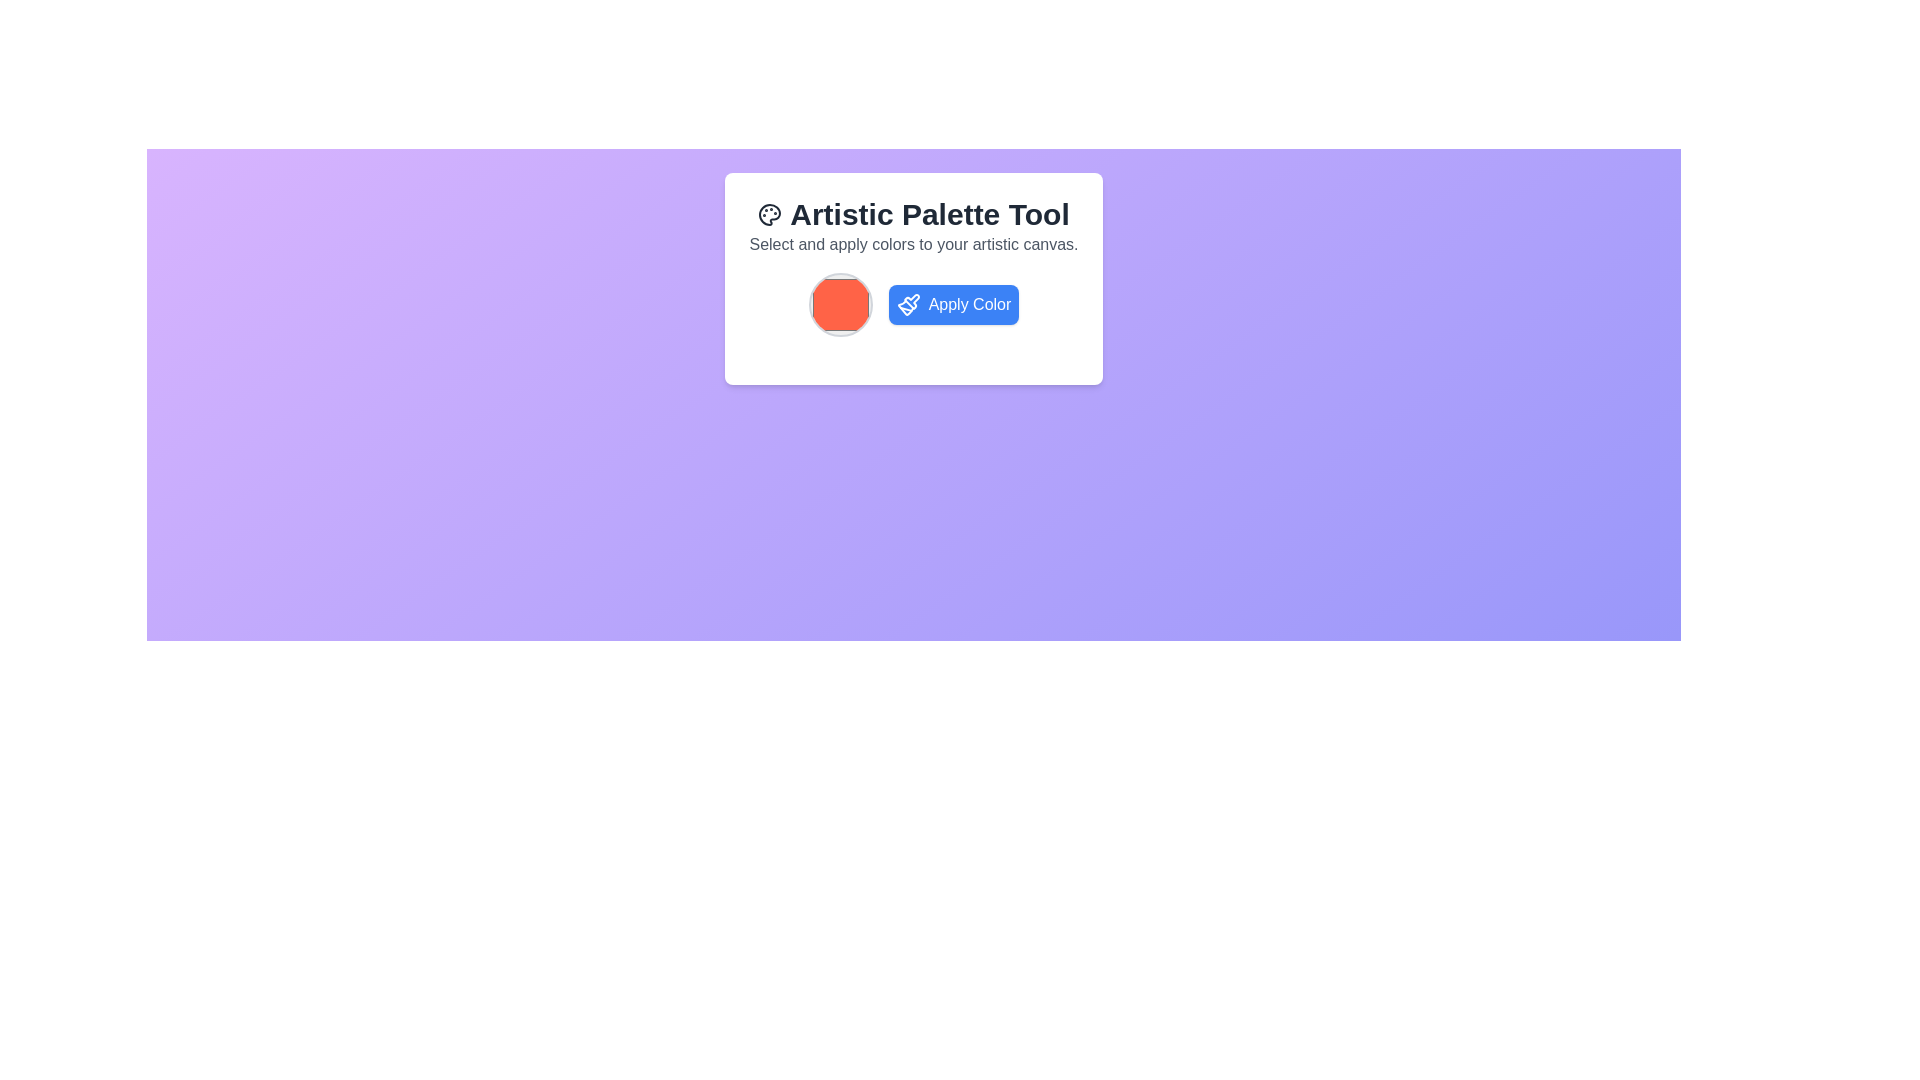  Describe the element at coordinates (912, 278) in the screenshot. I see `the title 'Artistic Palette Tool' in the informational panel with a white background and rounded edges` at that location.